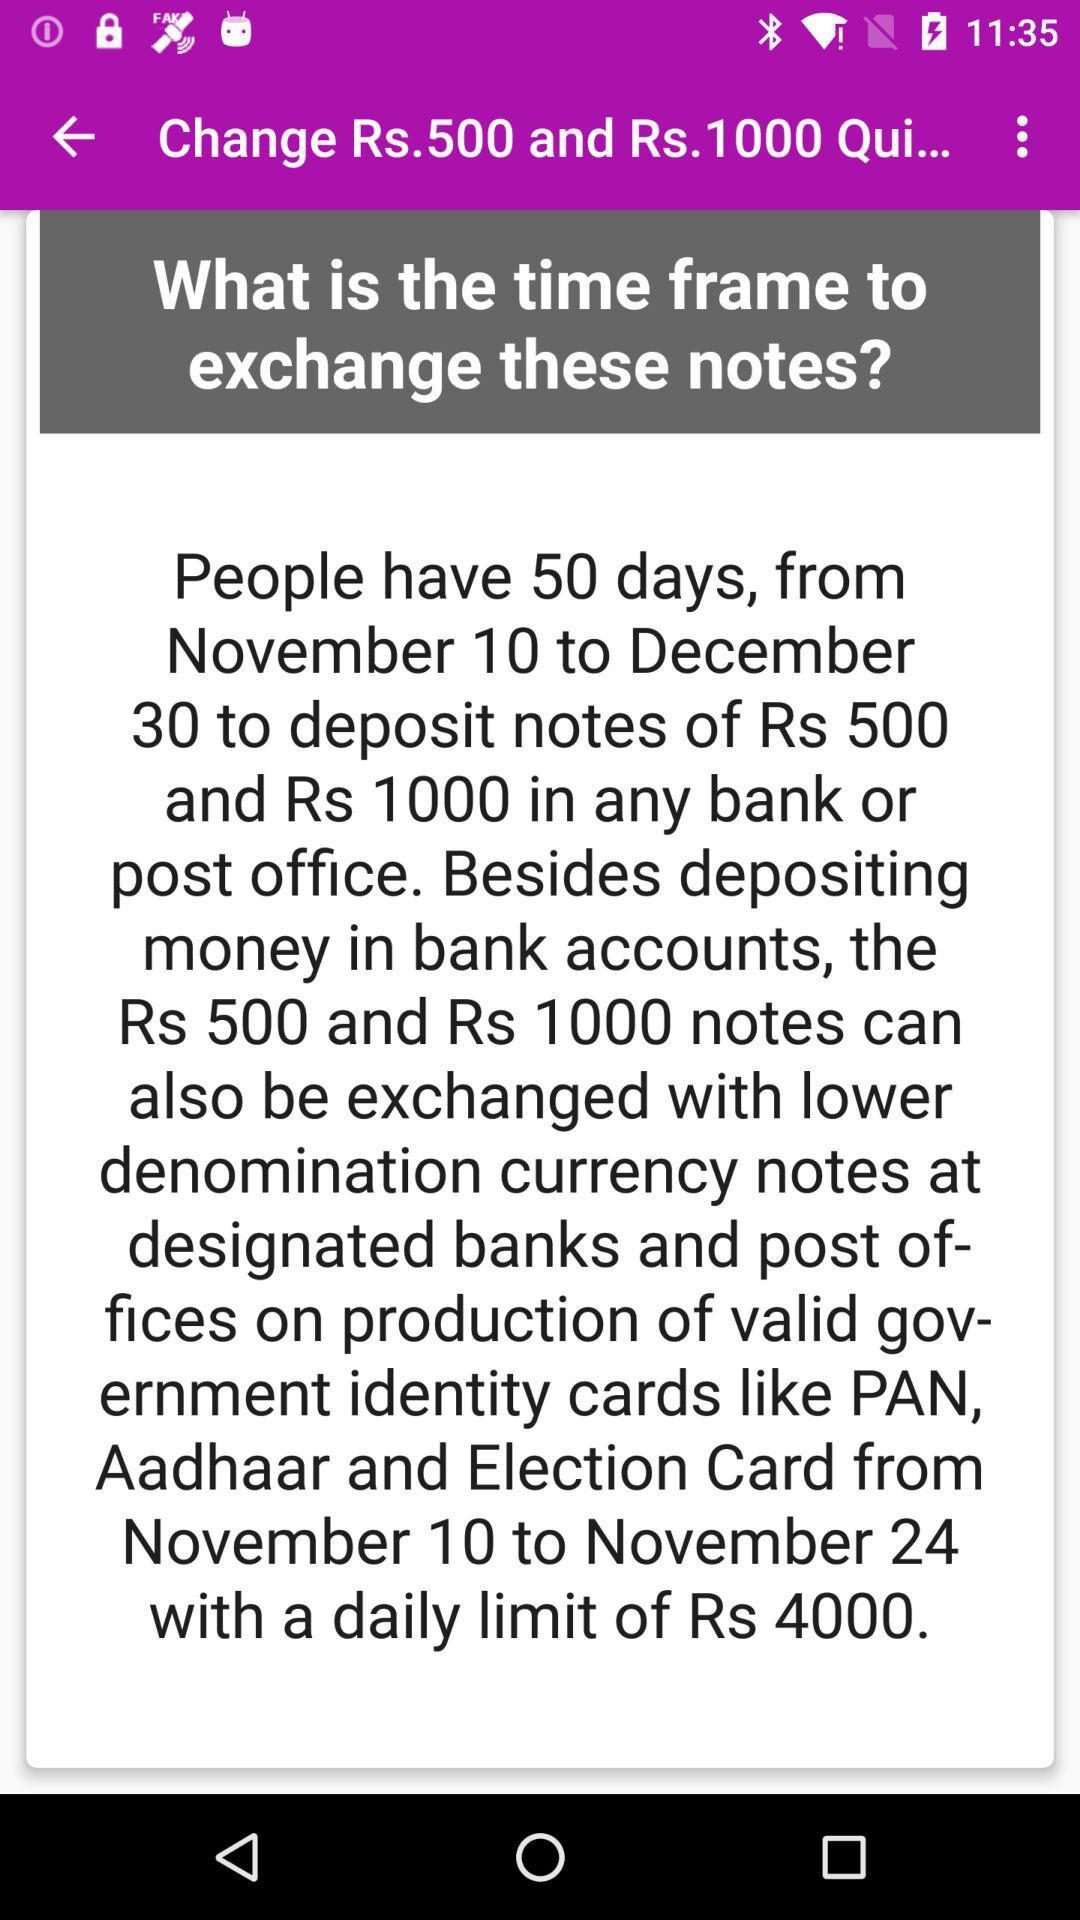 Image resolution: width=1080 pixels, height=1920 pixels. I want to click on item to the left of the change rs 500 app, so click(72, 135).